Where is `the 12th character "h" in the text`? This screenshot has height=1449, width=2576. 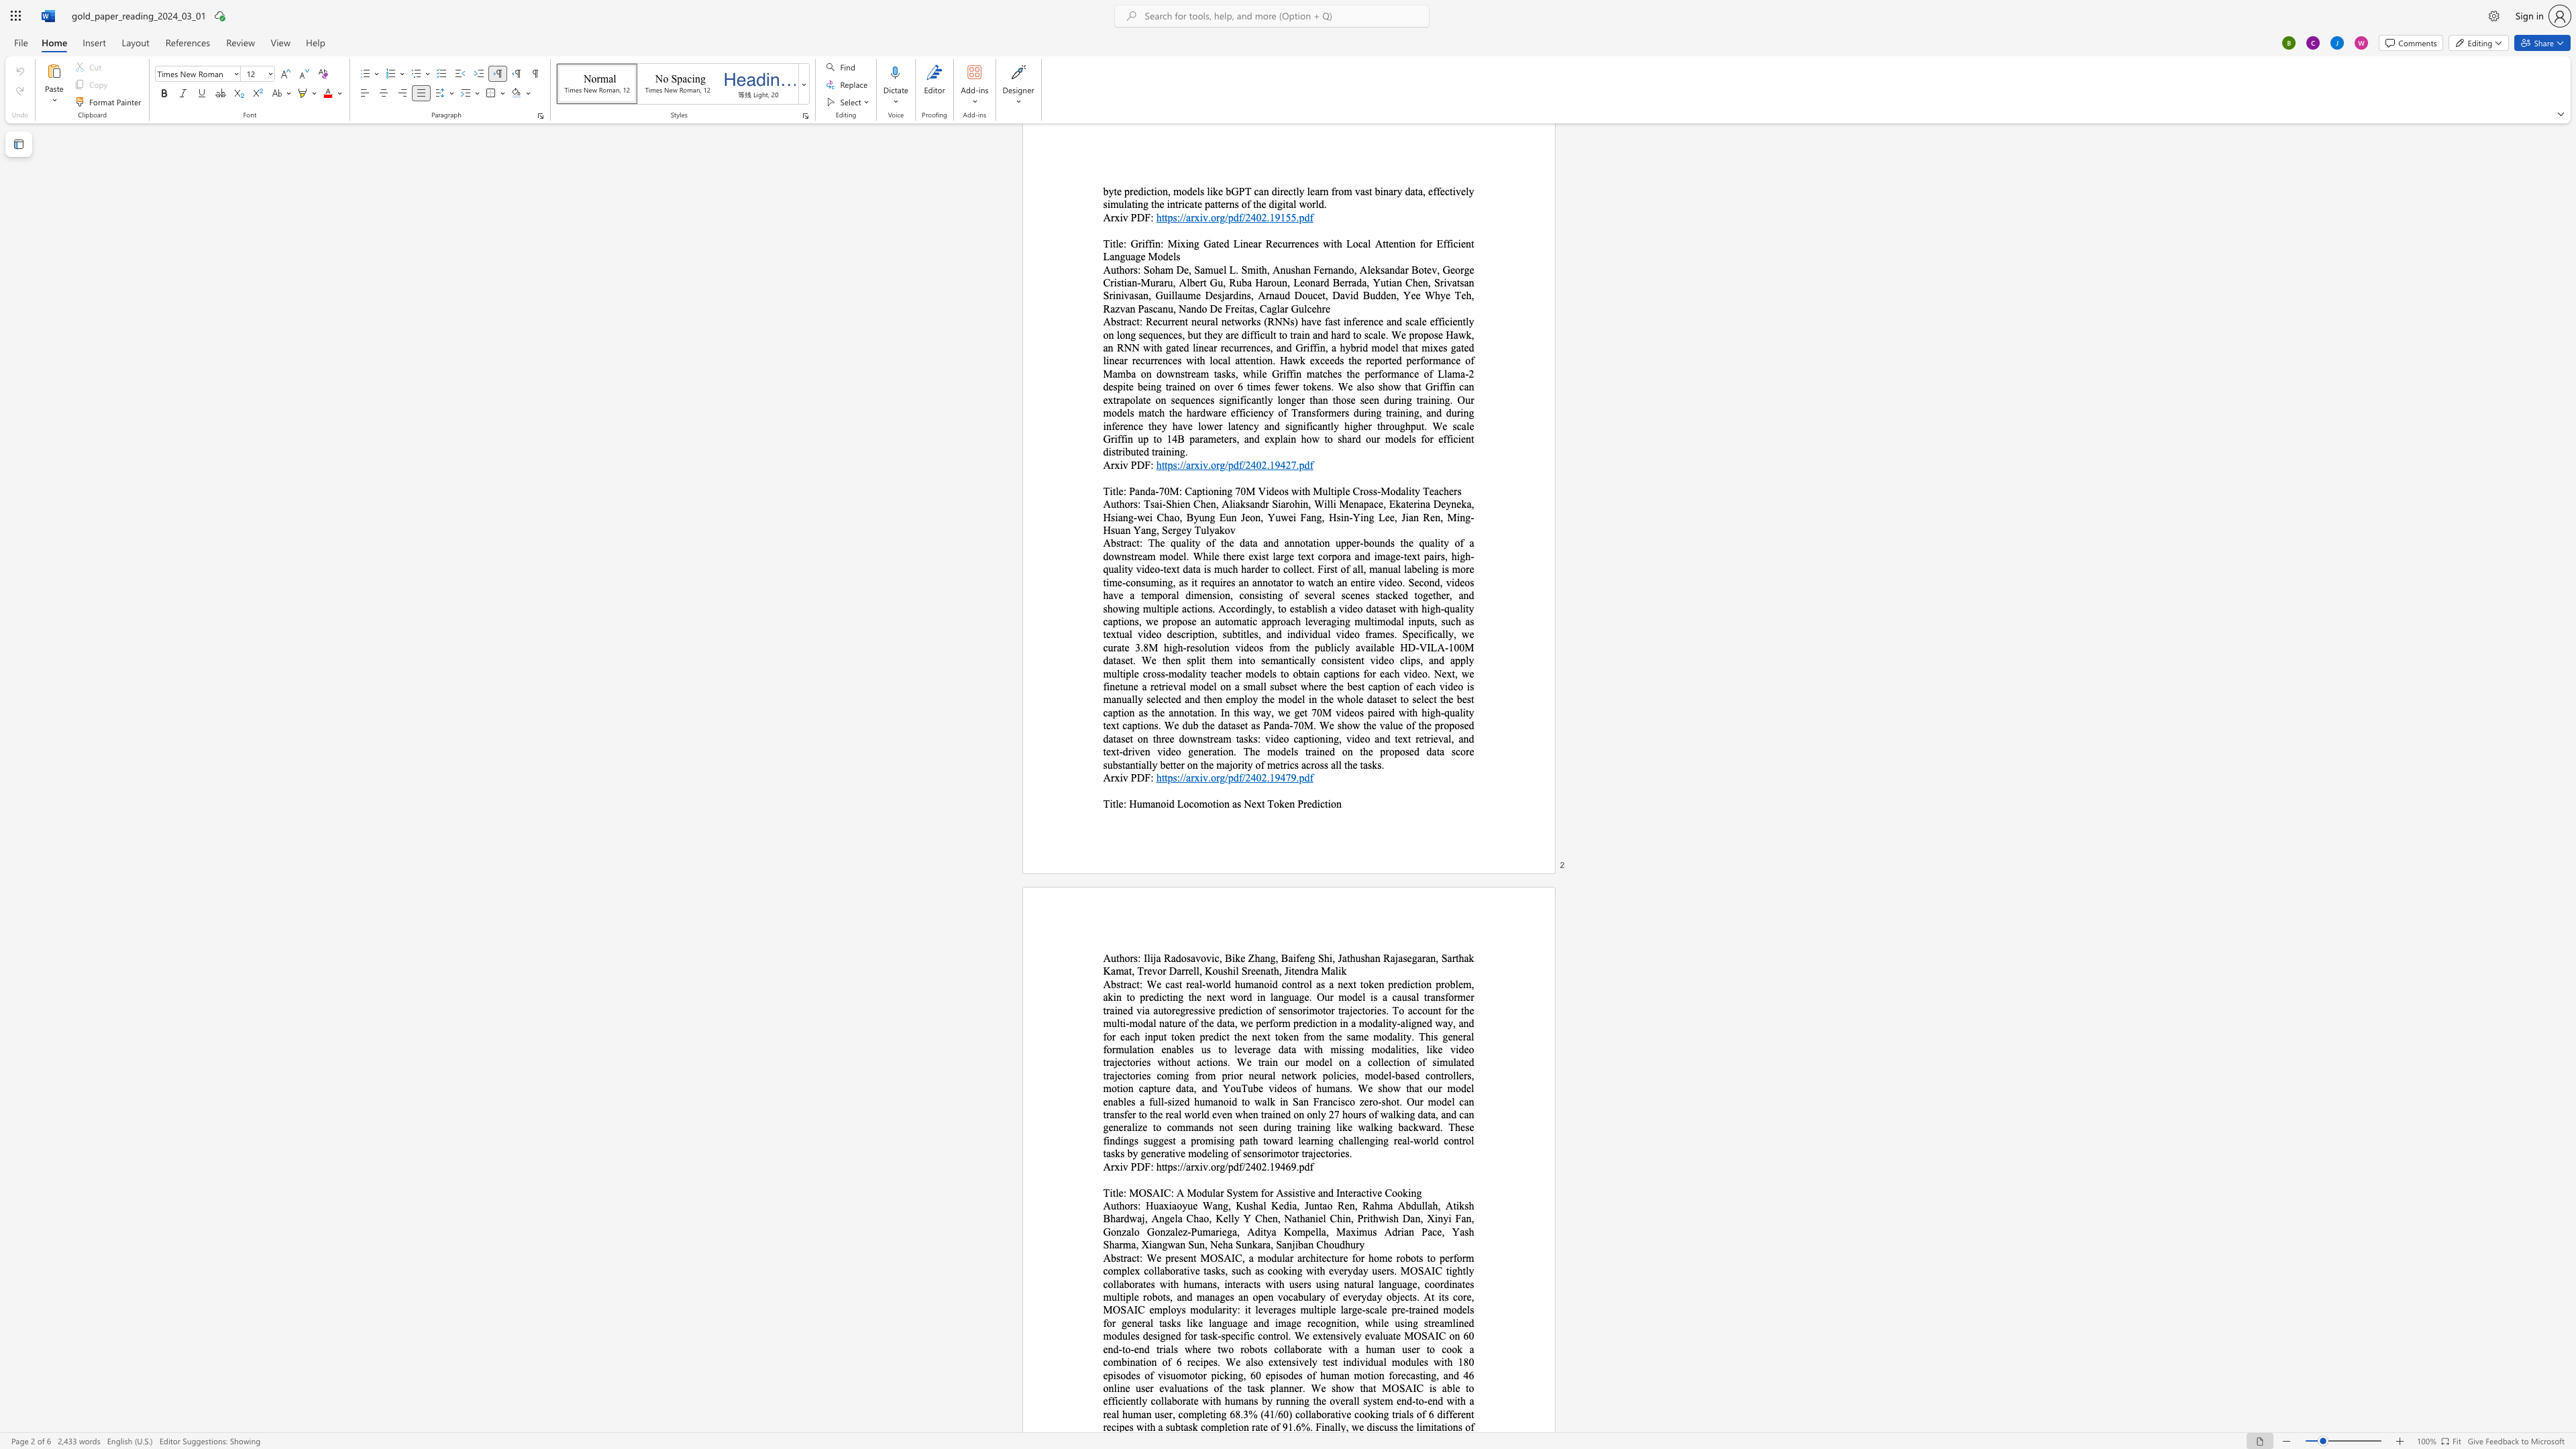 the 12th character "h" in the text is located at coordinates (1470, 1231).